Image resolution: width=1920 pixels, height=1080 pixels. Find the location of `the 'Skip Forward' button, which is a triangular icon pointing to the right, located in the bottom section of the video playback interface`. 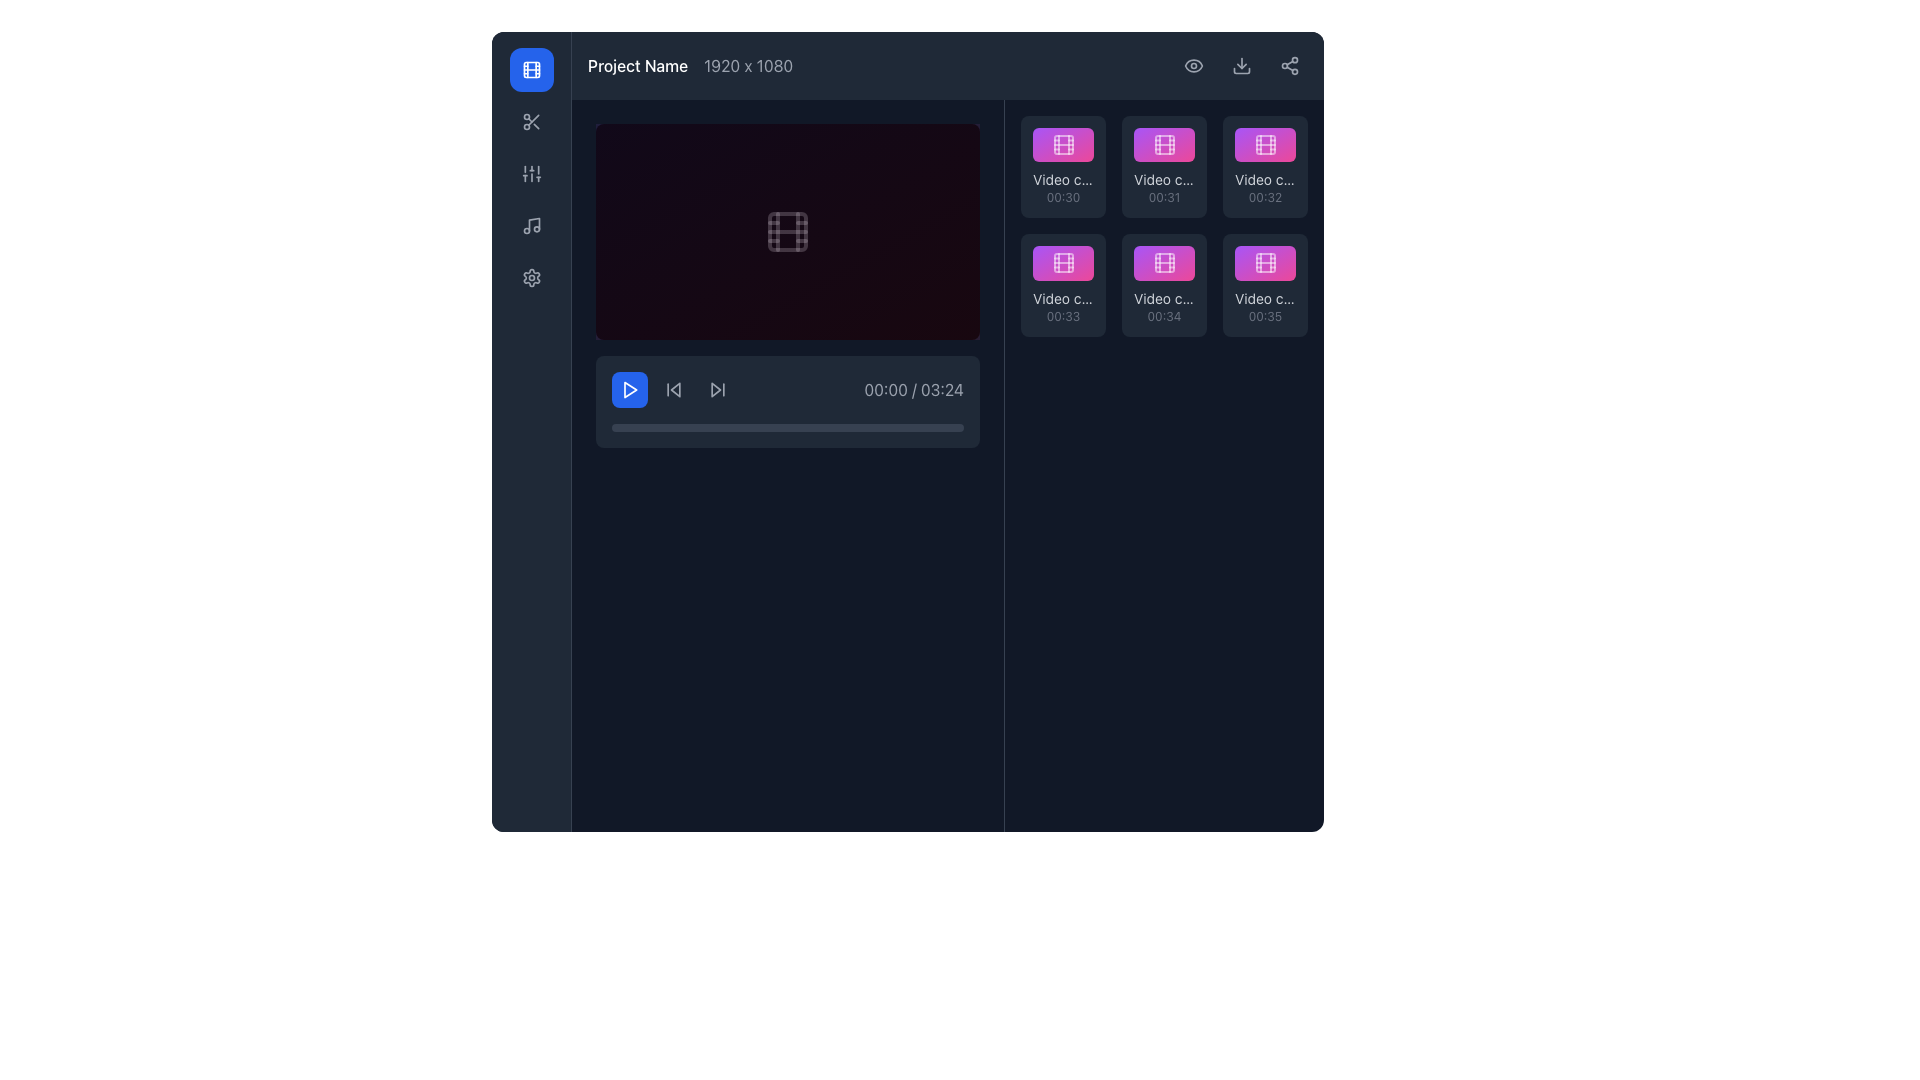

the 'Skip Forward' button, which is a triangular icon pointing to the right, located in the bottom section of the video playback interface is located at coordinates (718, 389).